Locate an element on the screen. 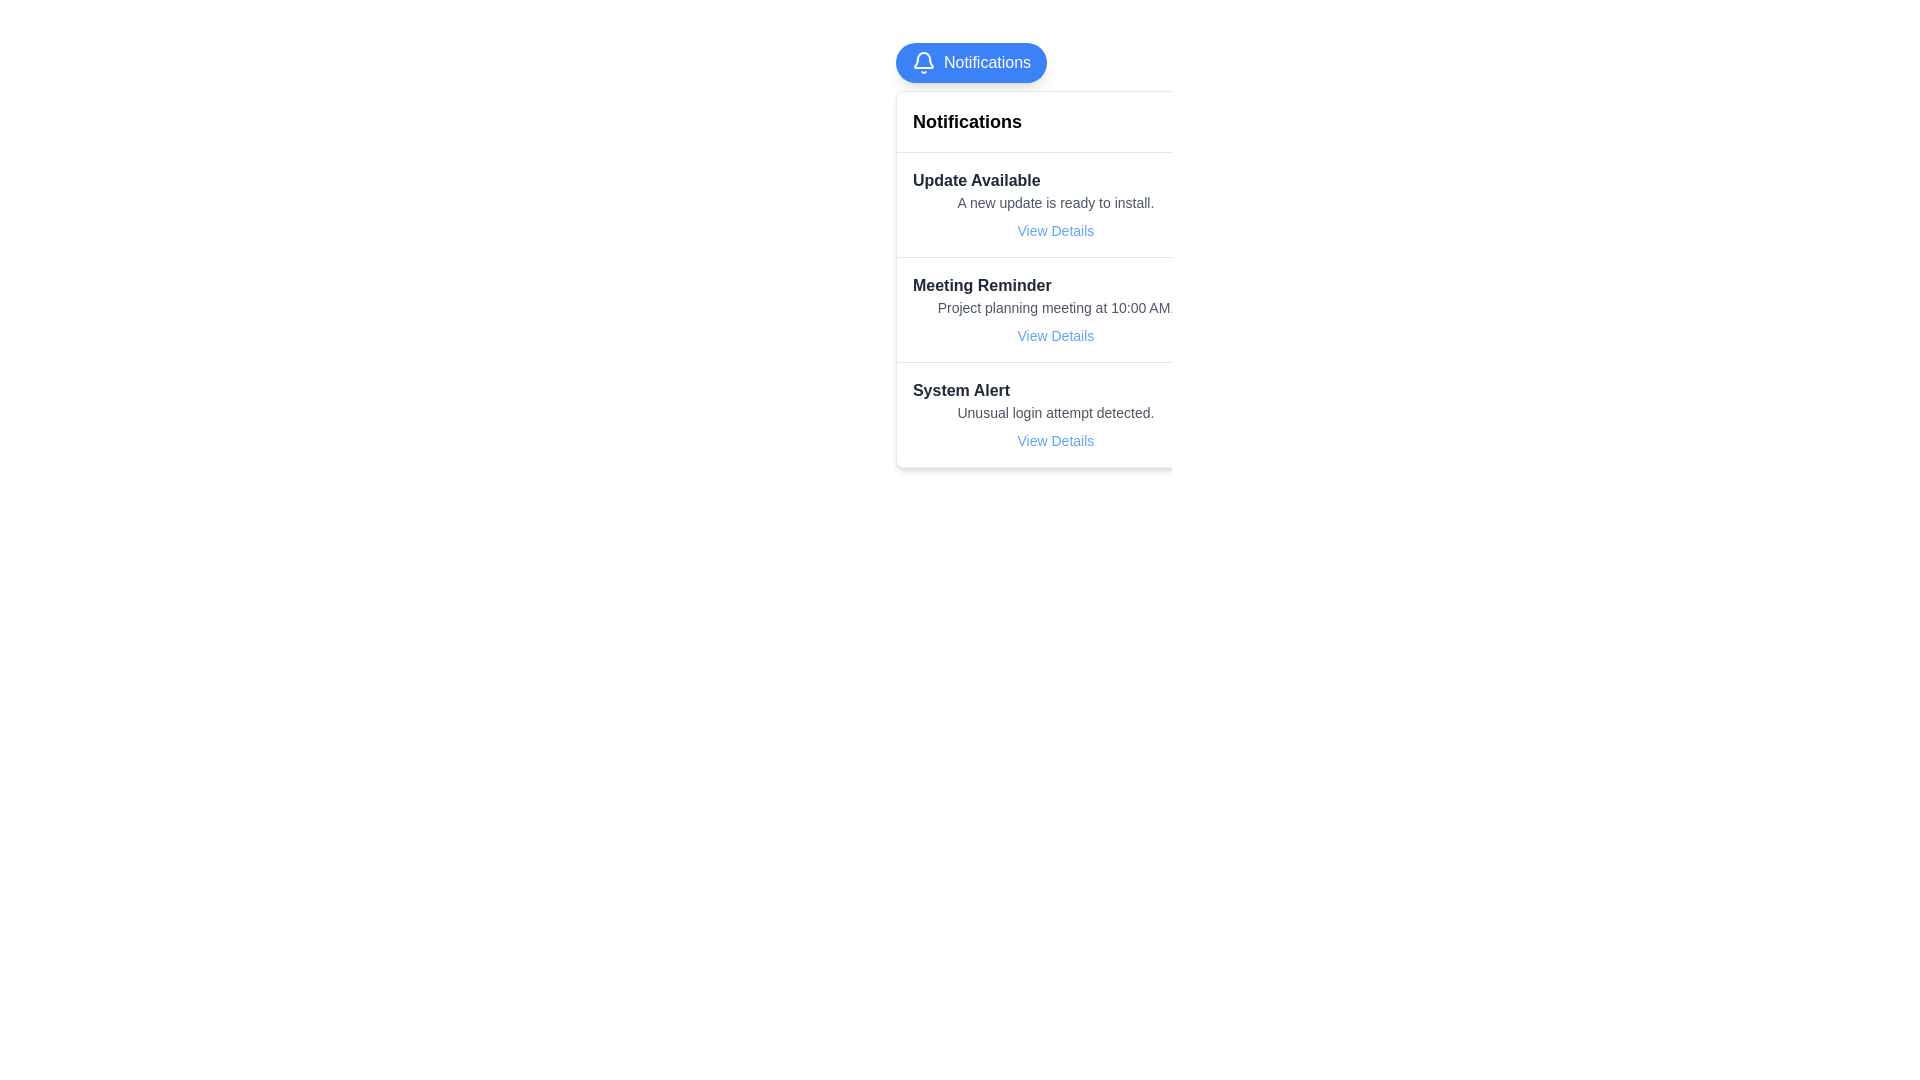  the Text Label that serves as the title for the second notification entry in the notifications list, located below the 'Notifications' heading and above the meeting description is located at coordinates (982, 285).